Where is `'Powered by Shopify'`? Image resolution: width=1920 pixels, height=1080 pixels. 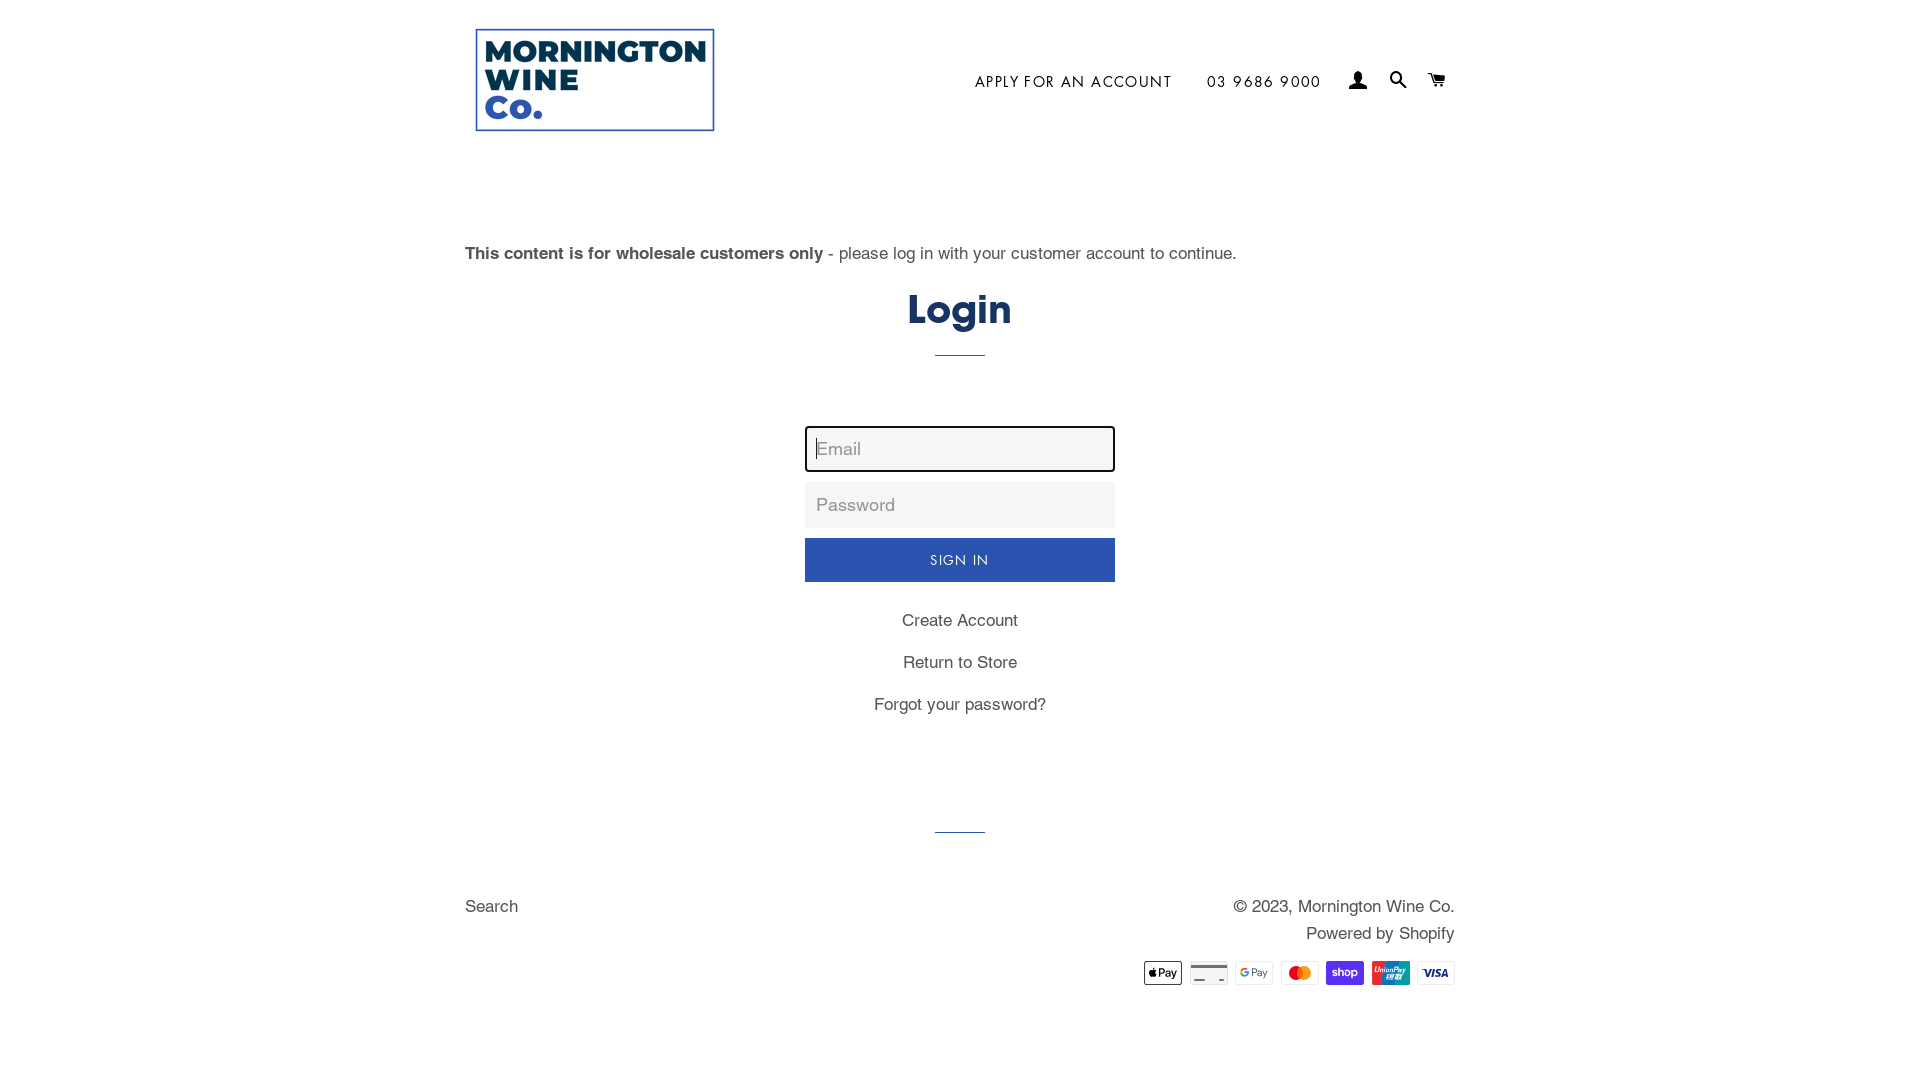 'Powered by Shopify' is located at coordinates (1379, 933).